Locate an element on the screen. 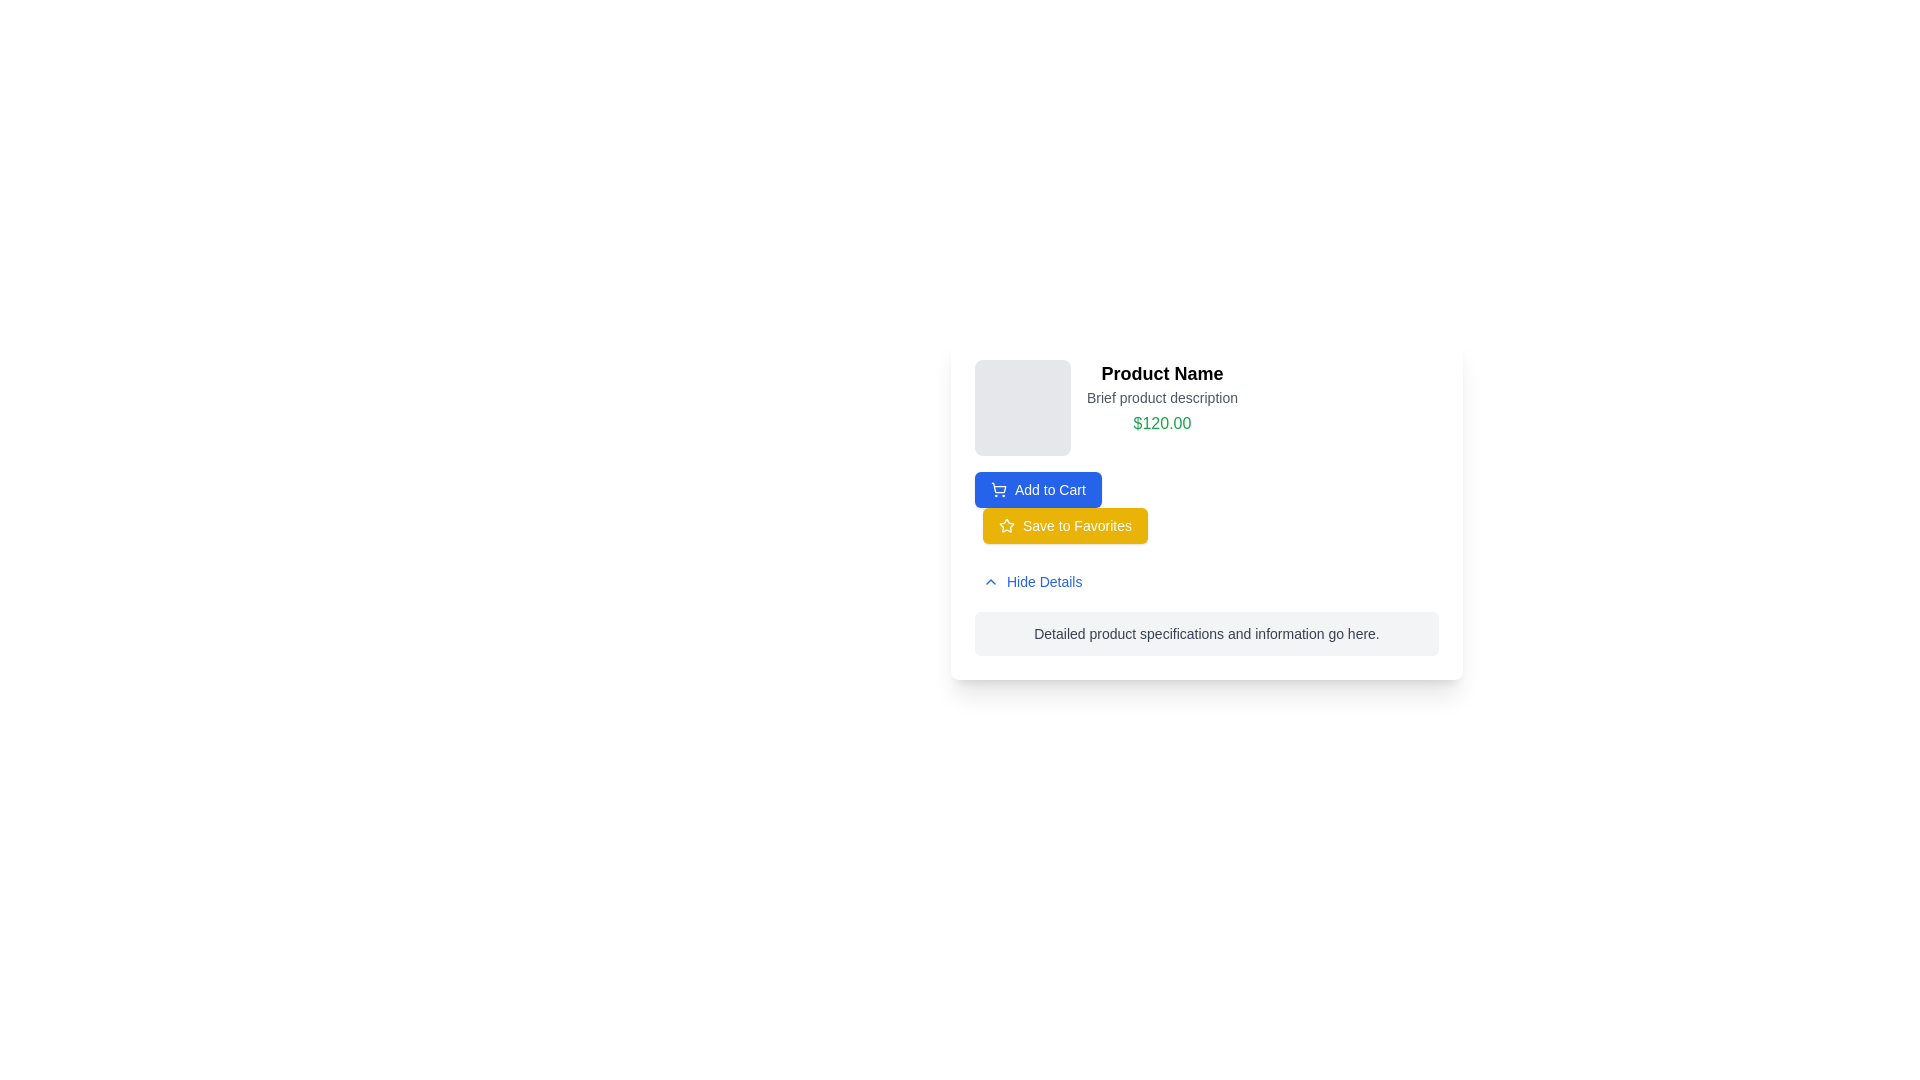 The height and width of the screenshot is (1080, 1920). text element that displays 'Brief product description', located below the title 'Product Name' and above the price '$120.00' is located at coordinates (1162, 397).